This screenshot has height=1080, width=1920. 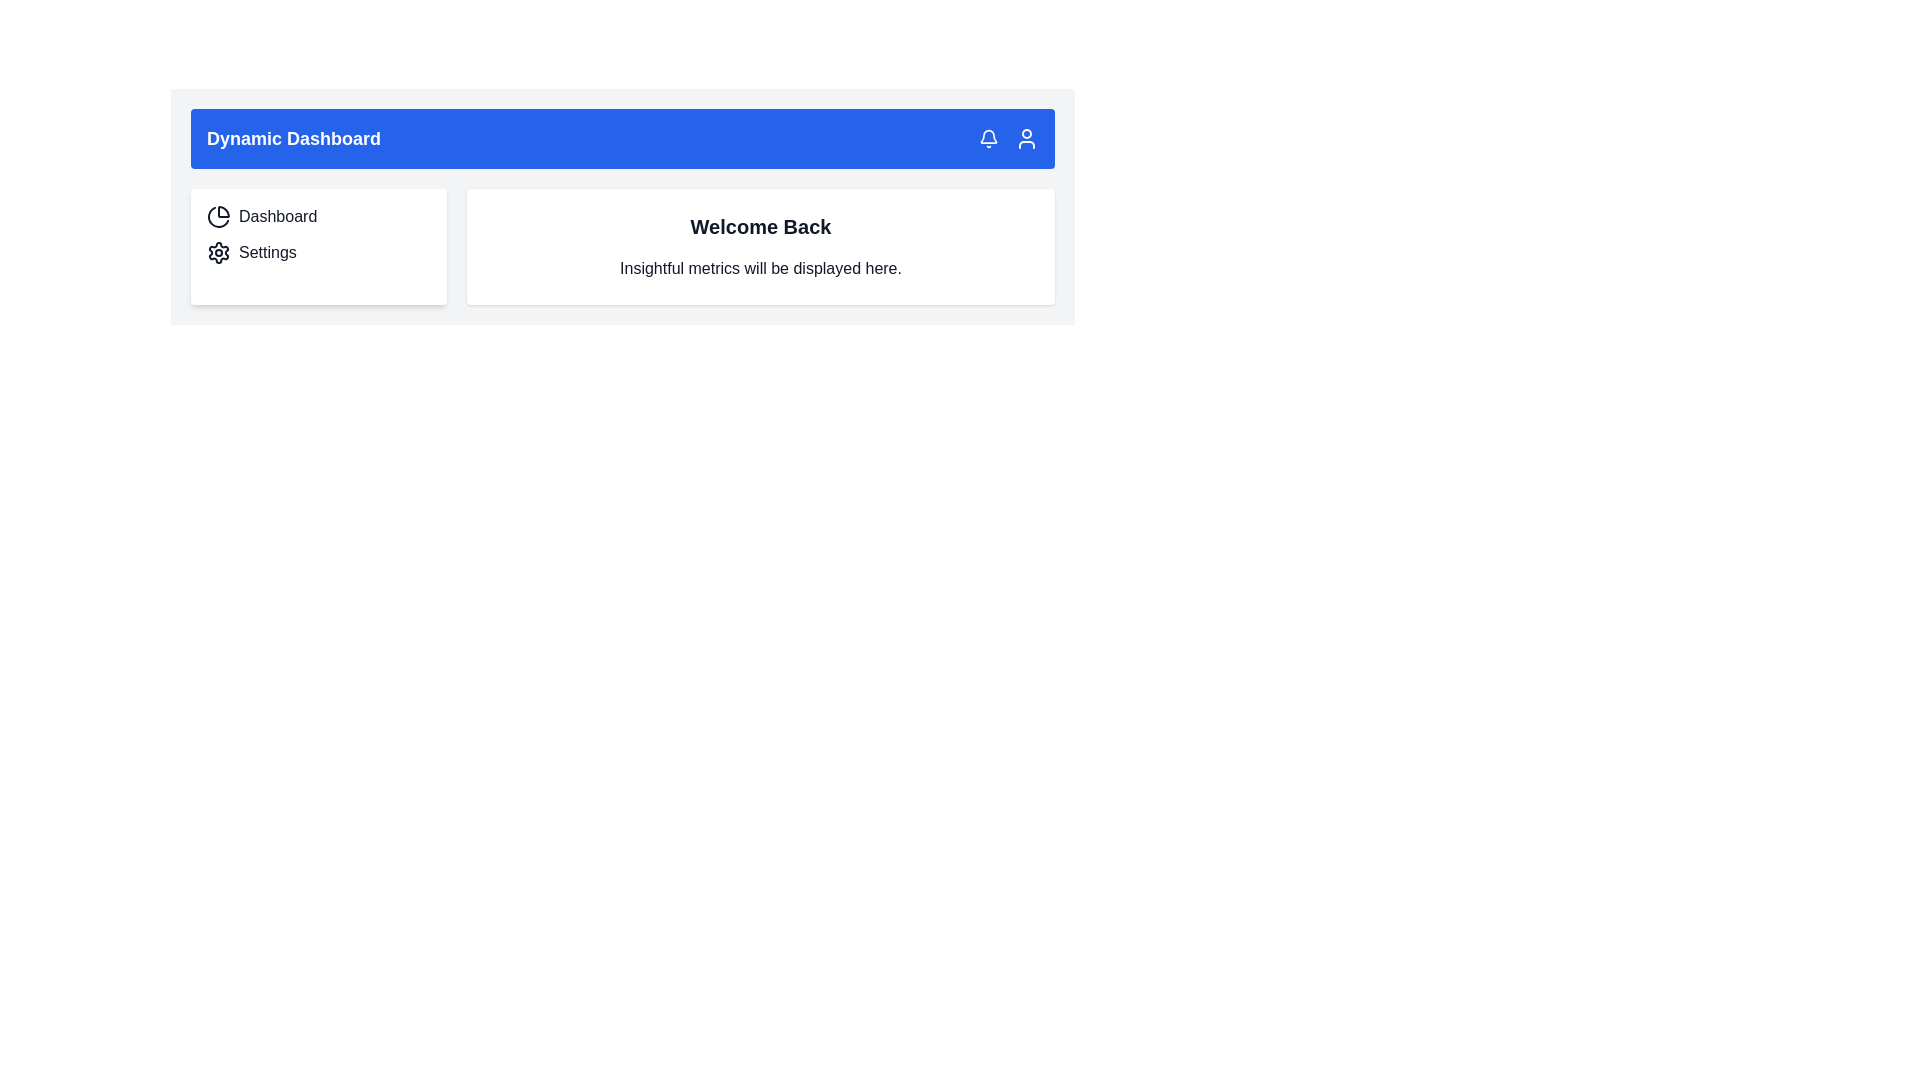 What do you see at coordinates (988, 137) in the screenshot?
I see `the notifications icon located` at bounding box center [988, 137].